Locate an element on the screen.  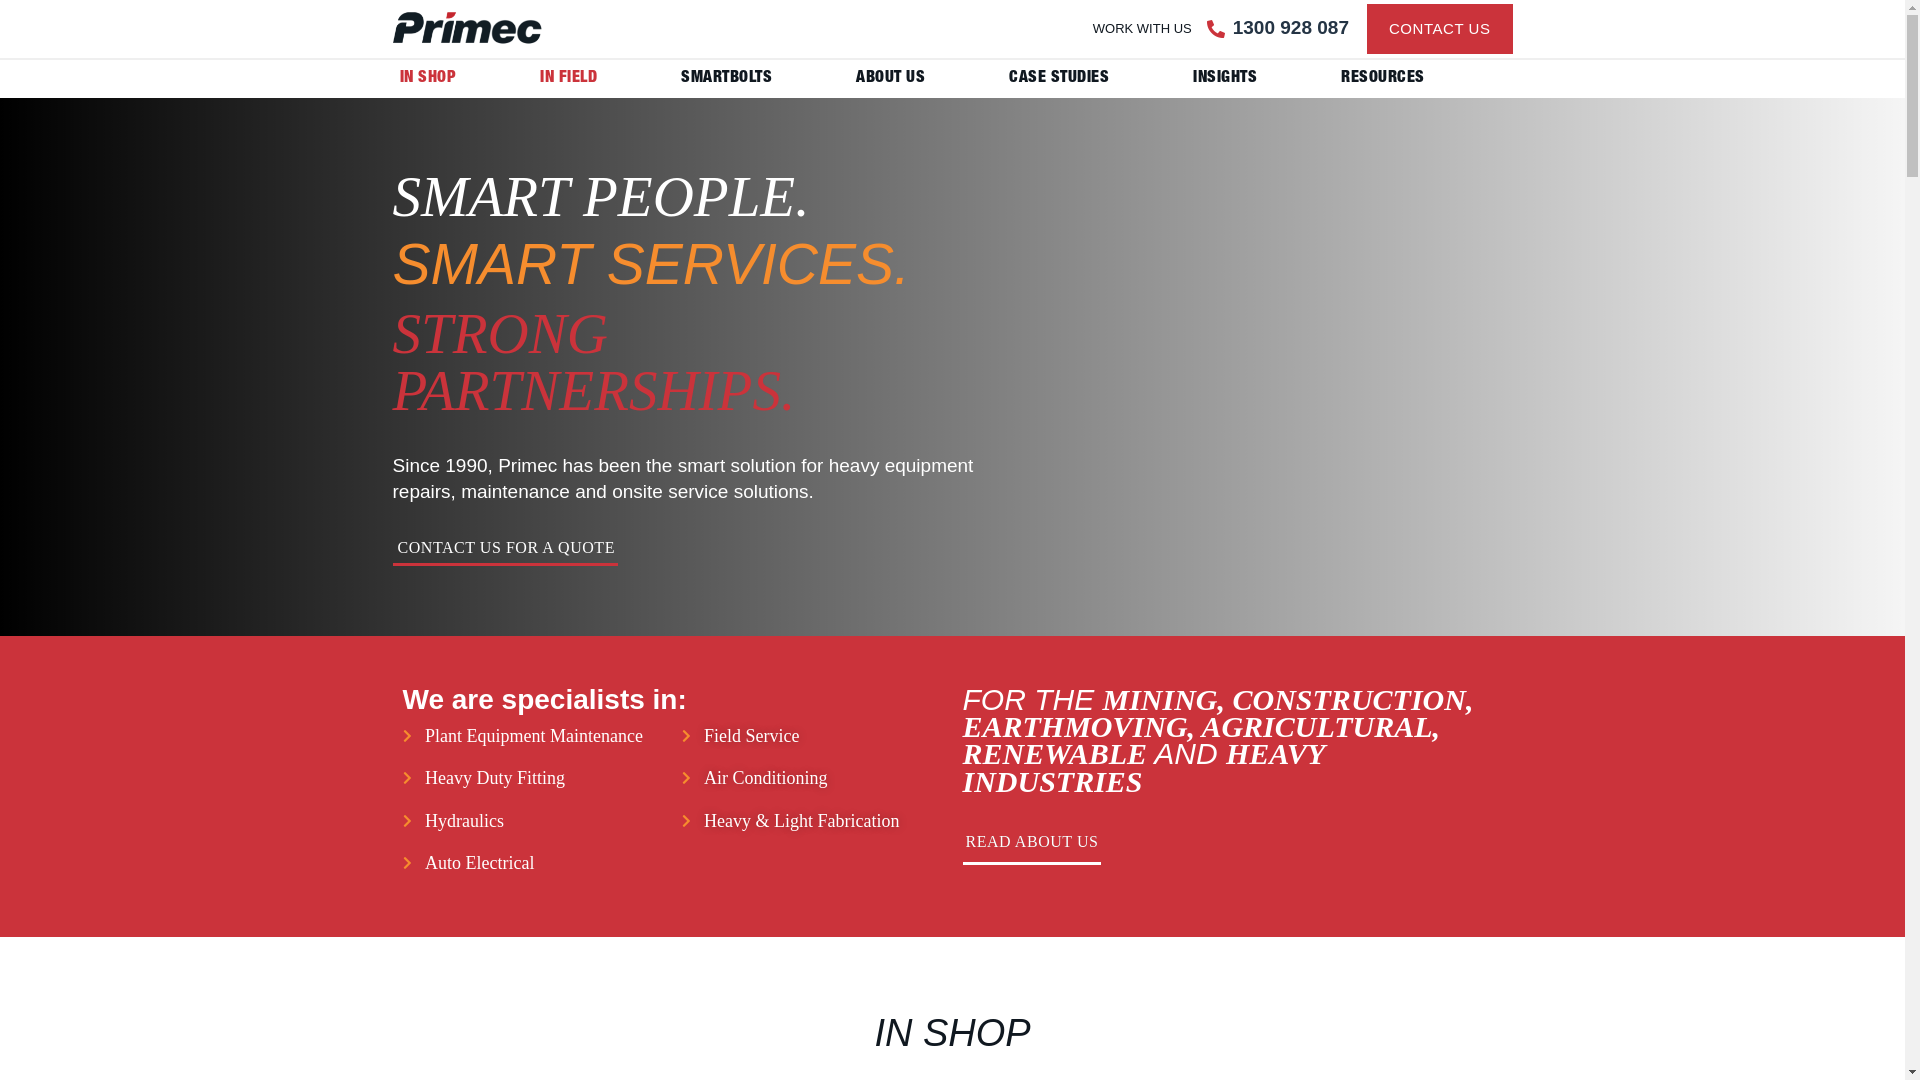
'CONTACT US FOR A QUOTE' is located at coordinates (504, 552).